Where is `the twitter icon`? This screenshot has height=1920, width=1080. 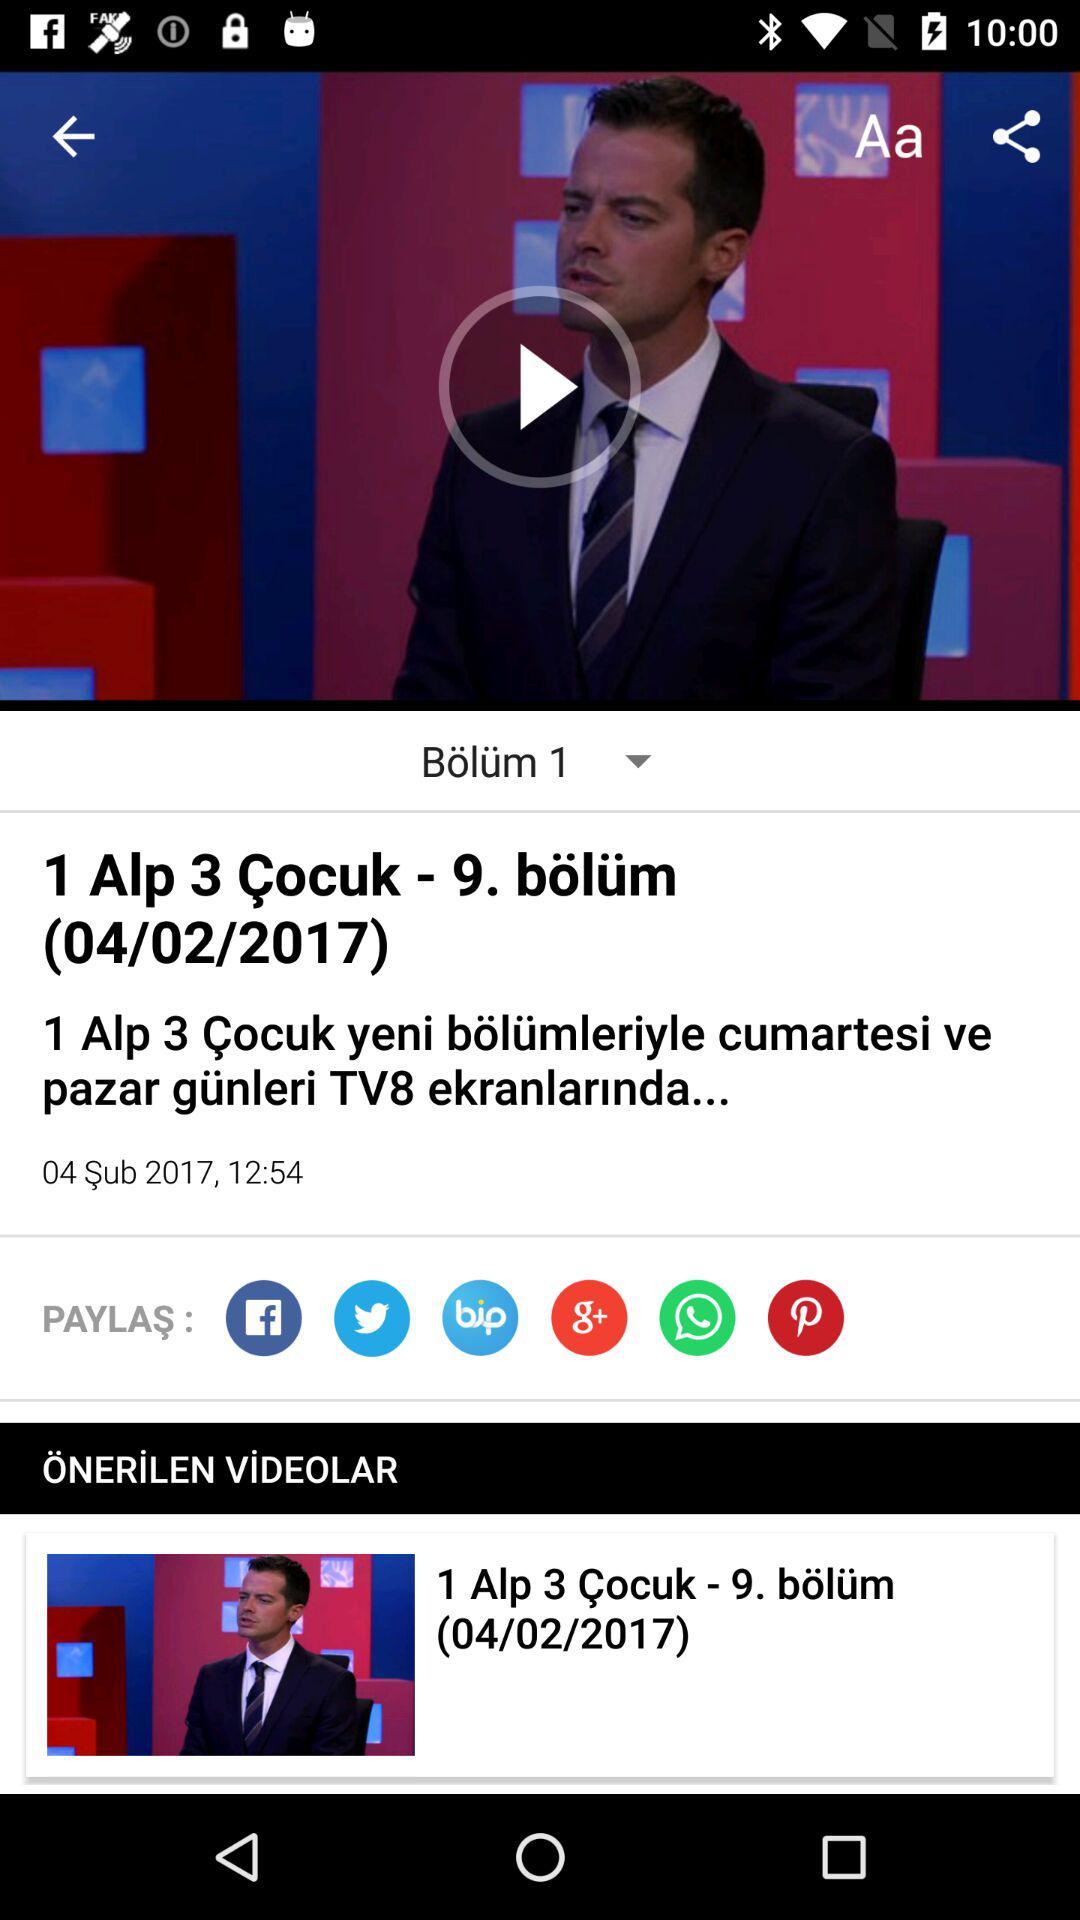
the twitter icon is located at coordinates (371, 1318).